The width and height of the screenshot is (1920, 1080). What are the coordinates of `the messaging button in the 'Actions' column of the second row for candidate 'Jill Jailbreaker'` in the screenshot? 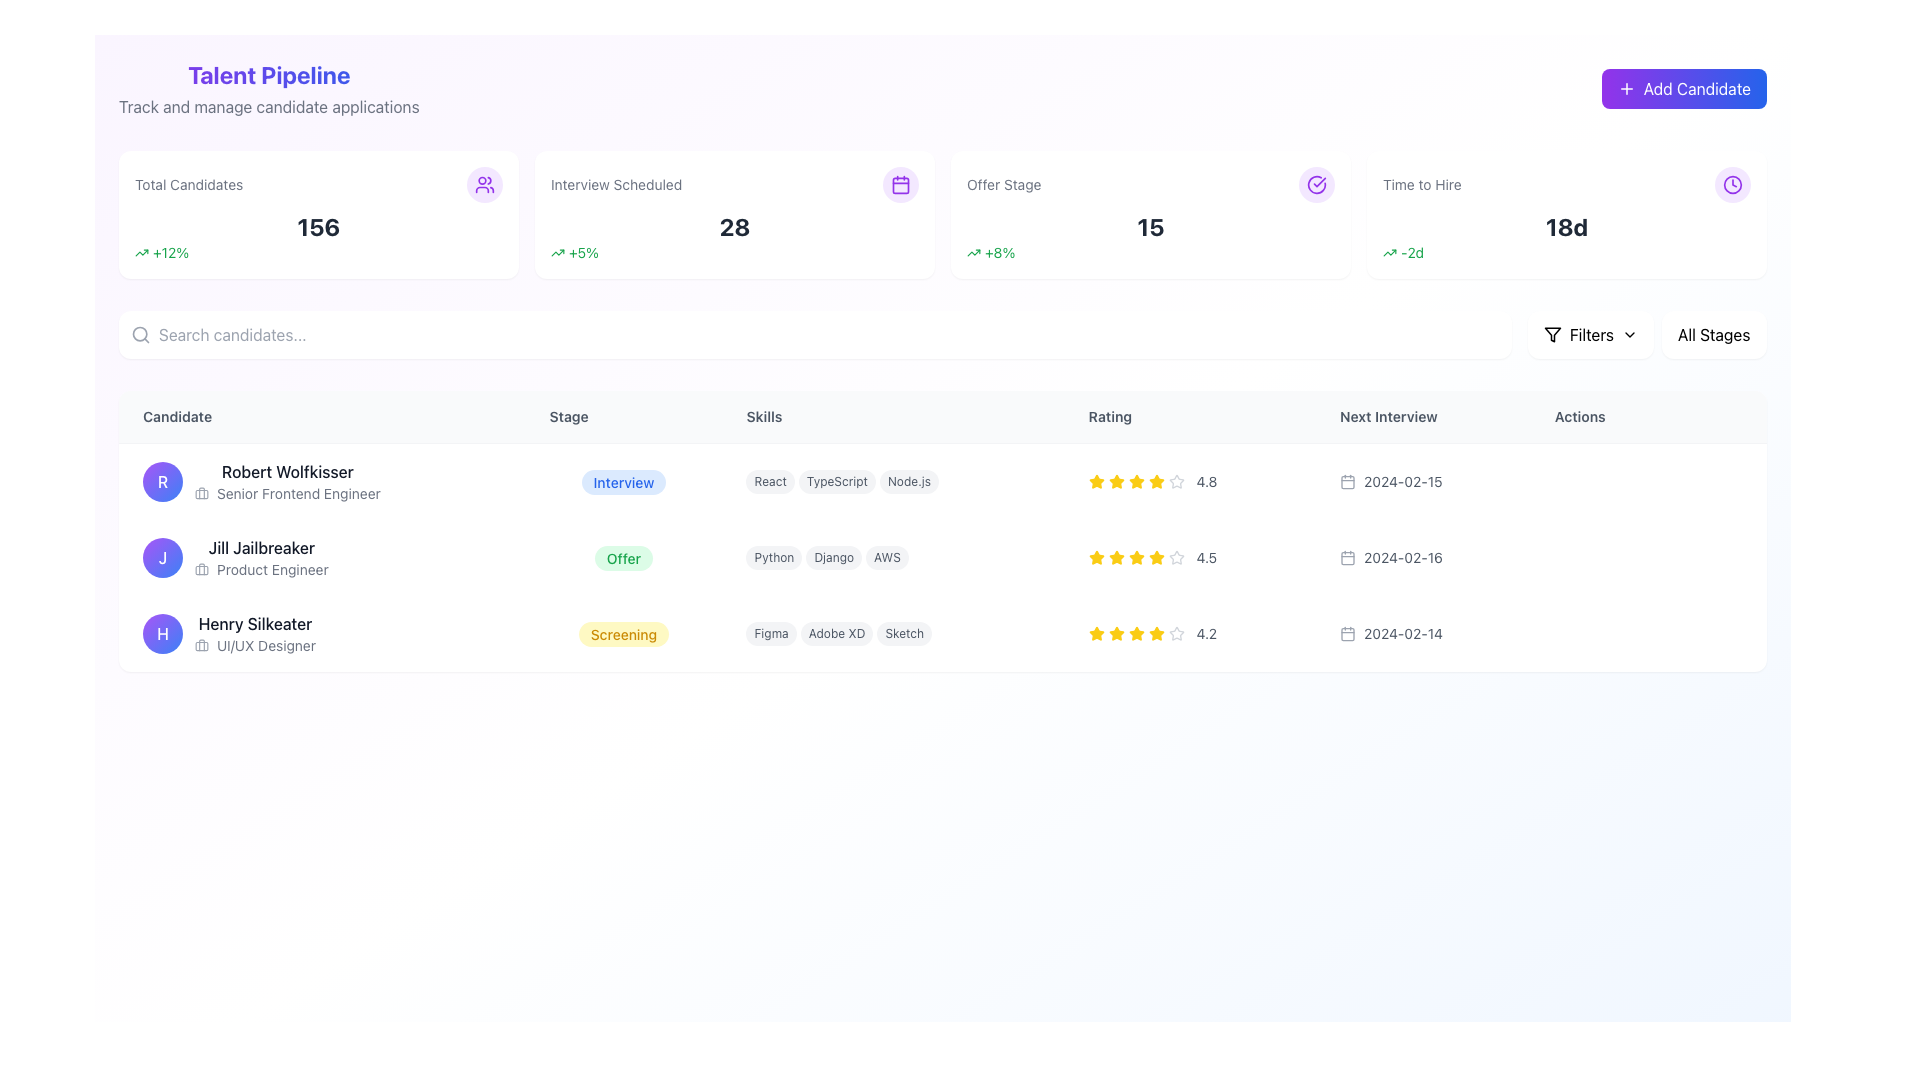 It's located at (1655, 558).